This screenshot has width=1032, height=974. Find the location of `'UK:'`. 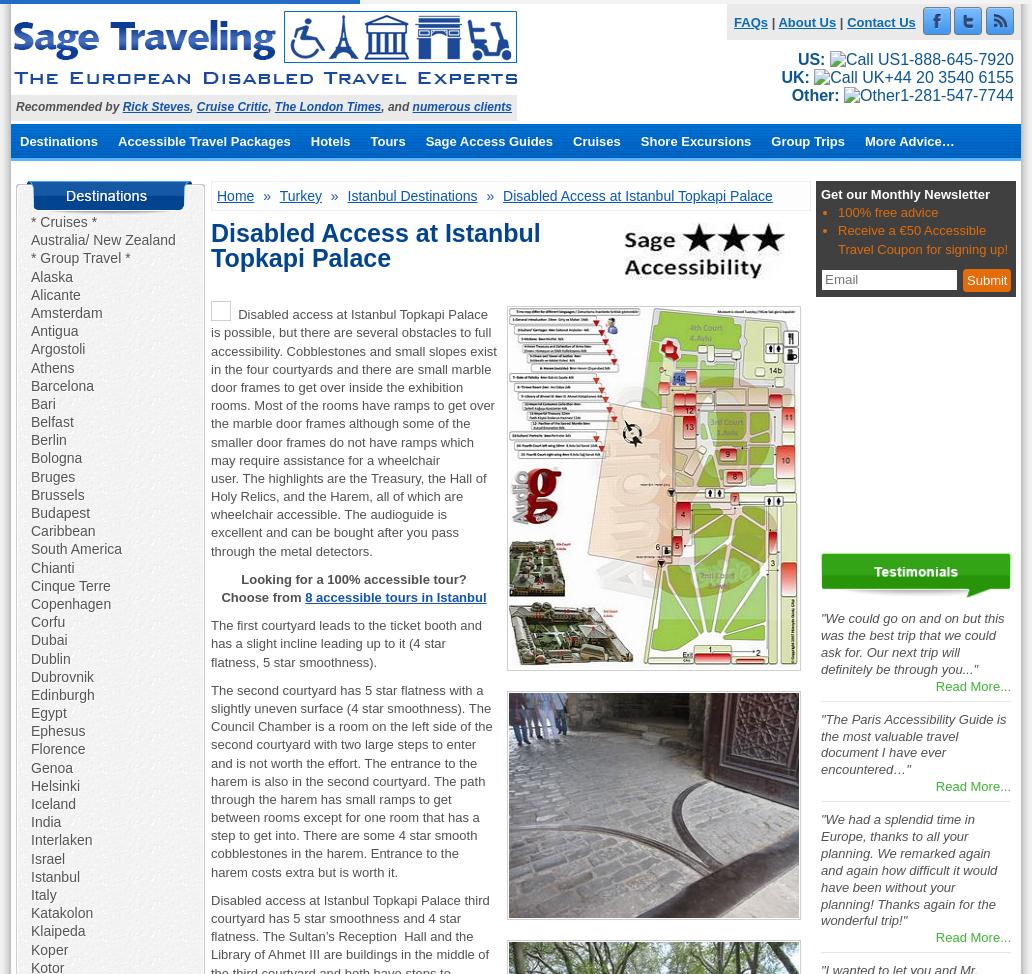

'UK:' is located at coordinates (794, 77).